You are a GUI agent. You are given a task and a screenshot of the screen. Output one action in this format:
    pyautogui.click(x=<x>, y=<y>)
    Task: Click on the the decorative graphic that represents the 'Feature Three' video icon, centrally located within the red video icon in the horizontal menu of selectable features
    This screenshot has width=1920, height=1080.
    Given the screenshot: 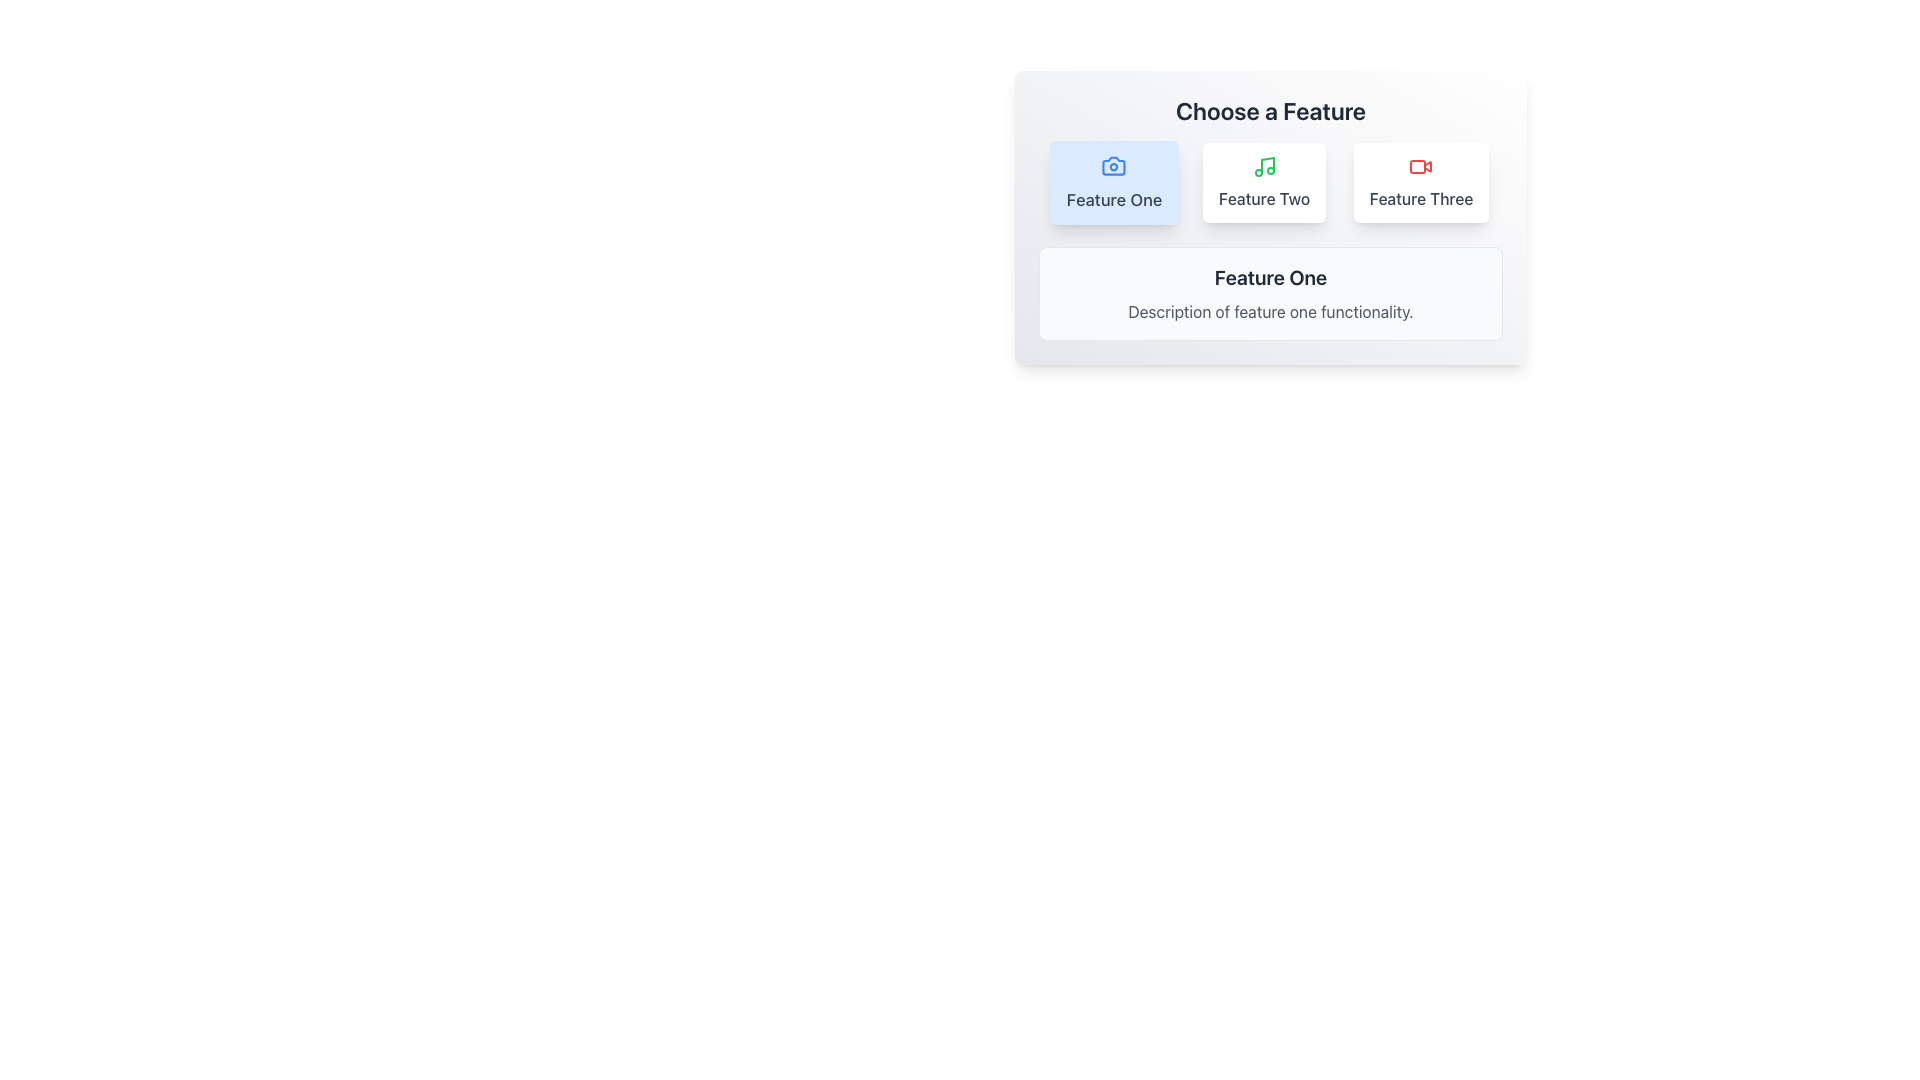 What is the action you would take?
    pyautogui.click(x=1427, y=165)
    